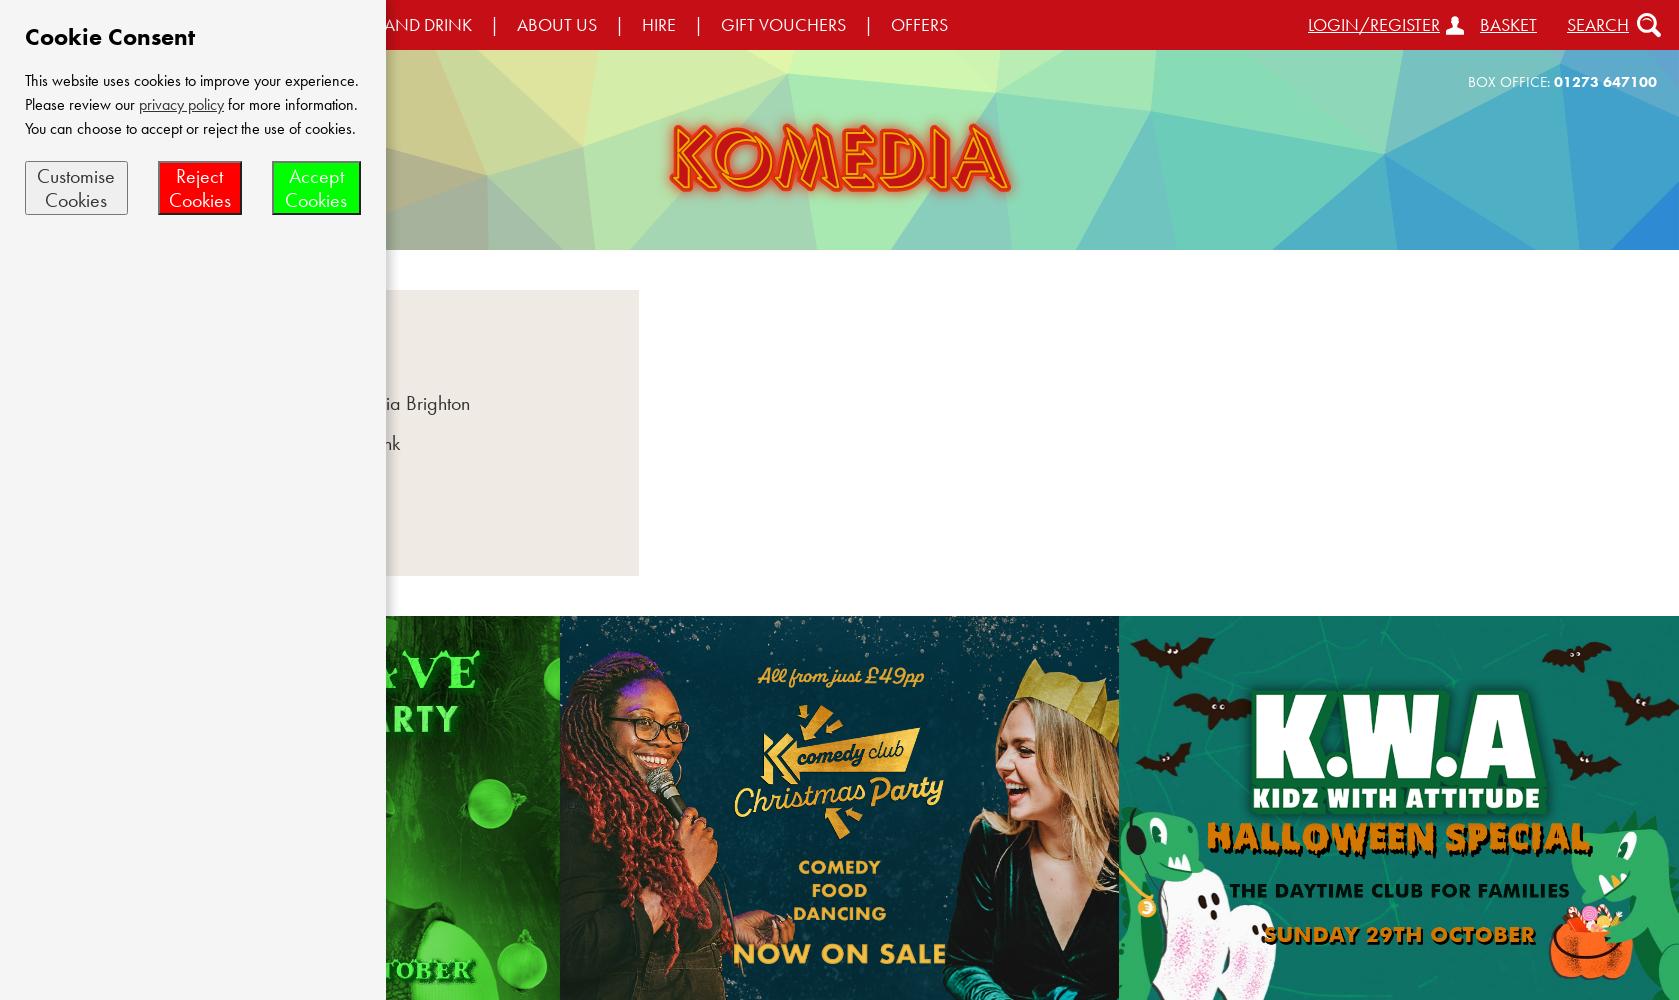 The image size is (1679, 1000). Describe the element at coordinates (191, 115) in the screenshot. I see `'for more information. You can choose to accept or reject the use of cookies.'` at that location.